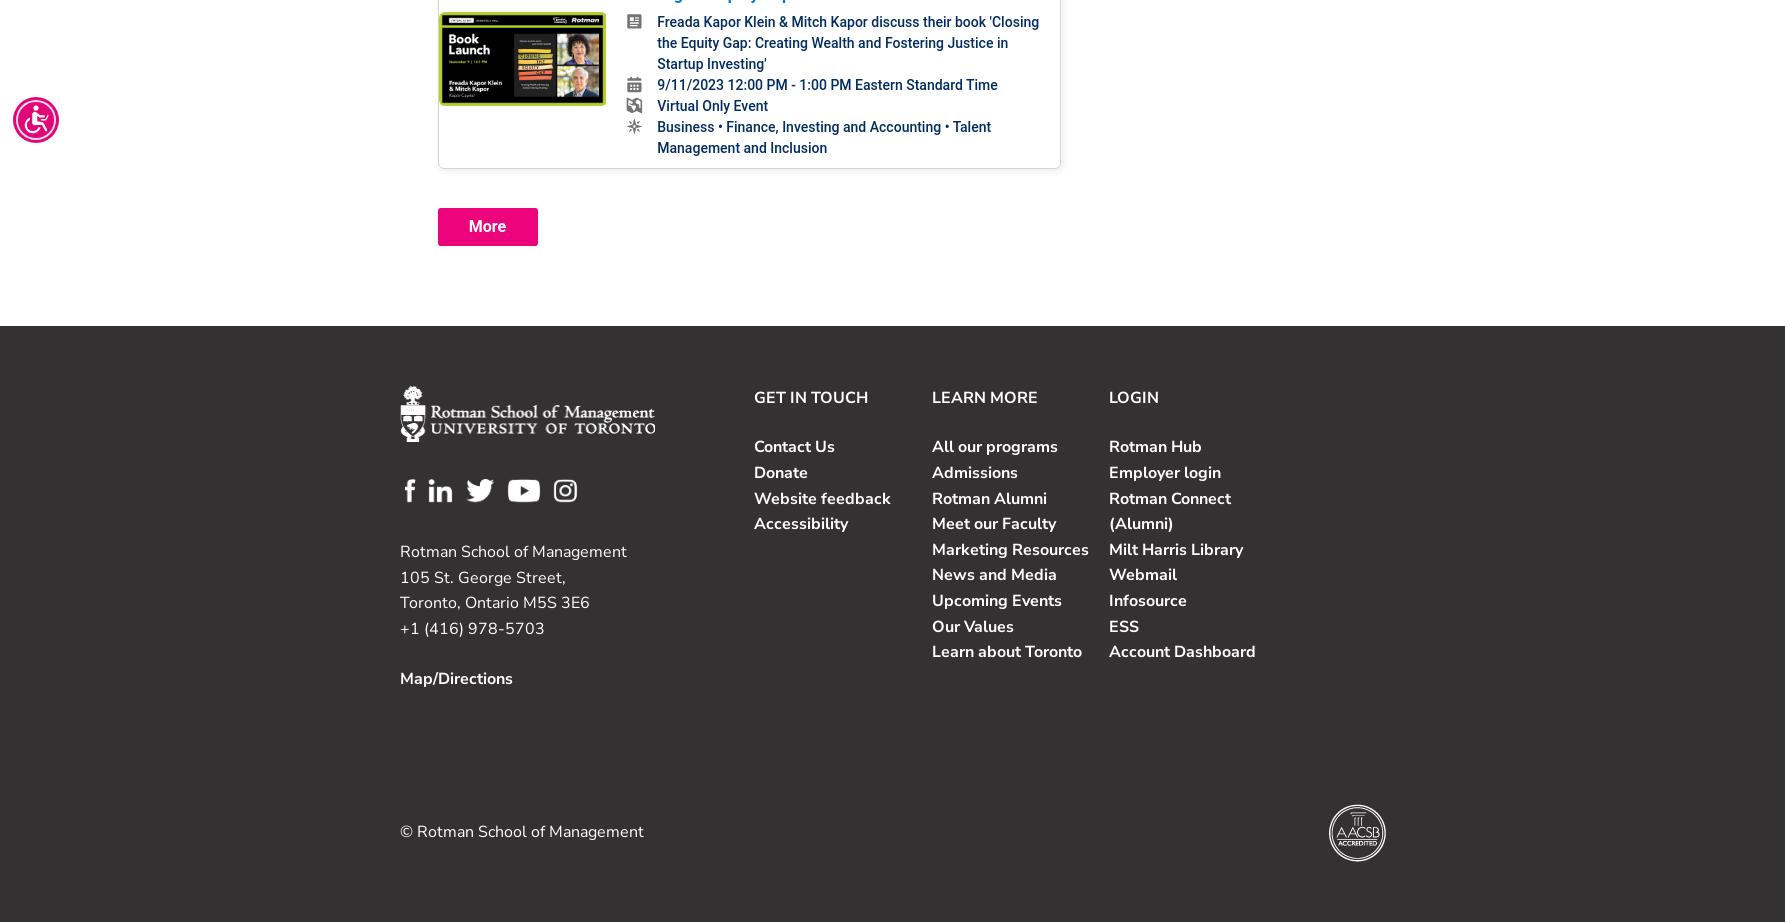  I want to click on 'Our Values', so click(970, 626).